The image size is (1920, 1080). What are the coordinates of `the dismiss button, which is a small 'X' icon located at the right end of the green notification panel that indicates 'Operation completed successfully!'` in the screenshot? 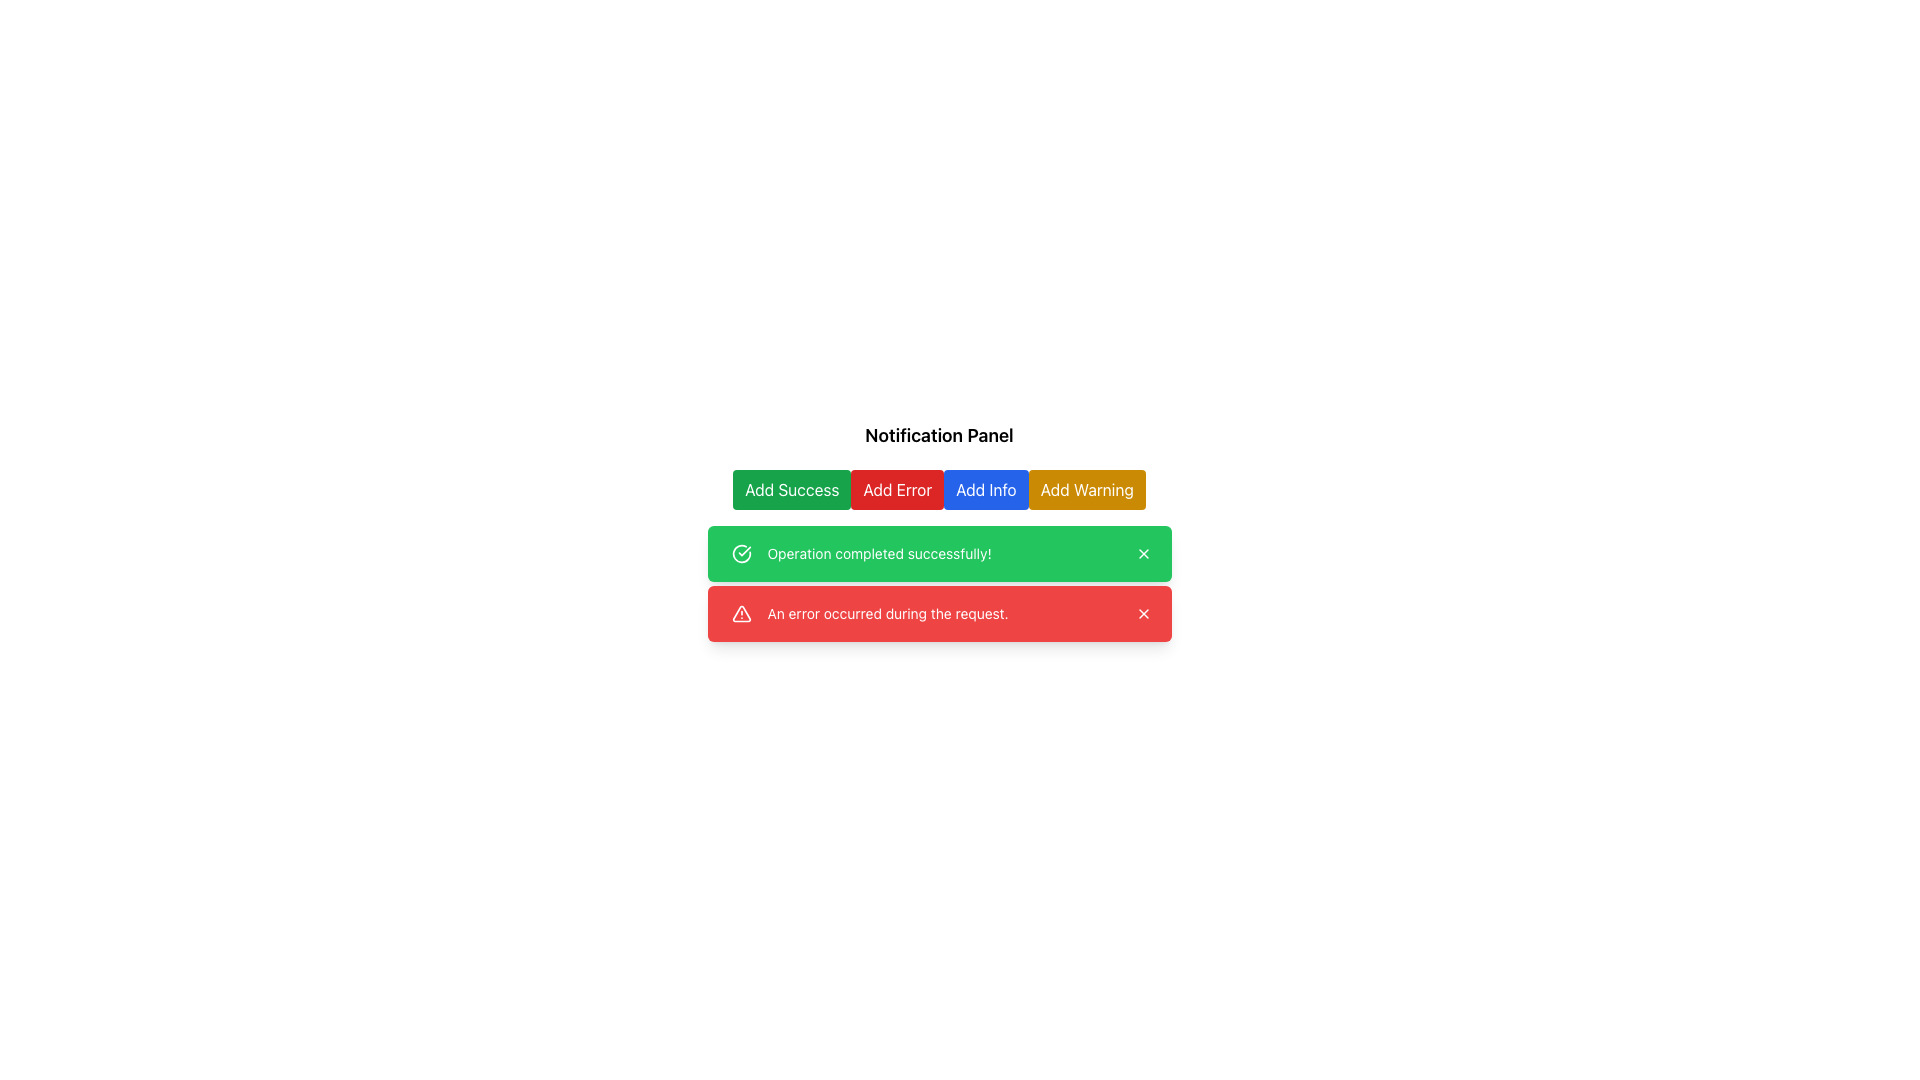 It's located at (1143, 554).